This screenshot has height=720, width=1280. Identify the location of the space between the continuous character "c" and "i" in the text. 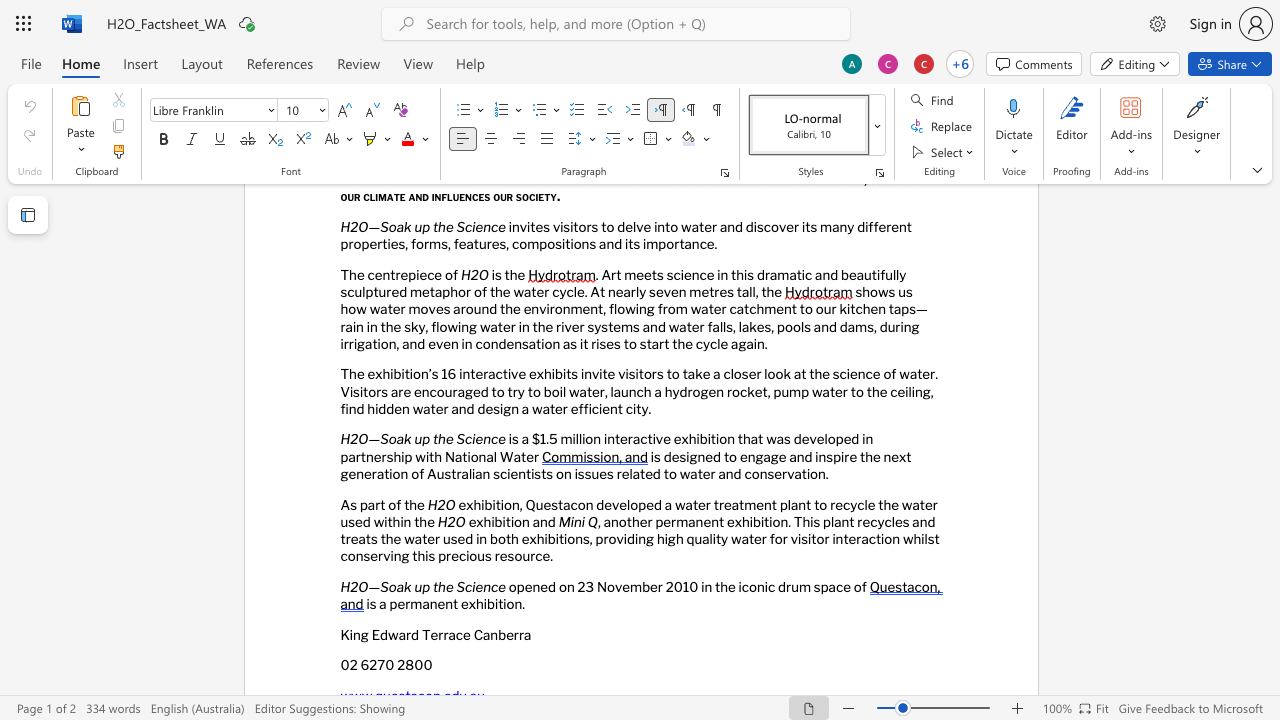
(470, 585).